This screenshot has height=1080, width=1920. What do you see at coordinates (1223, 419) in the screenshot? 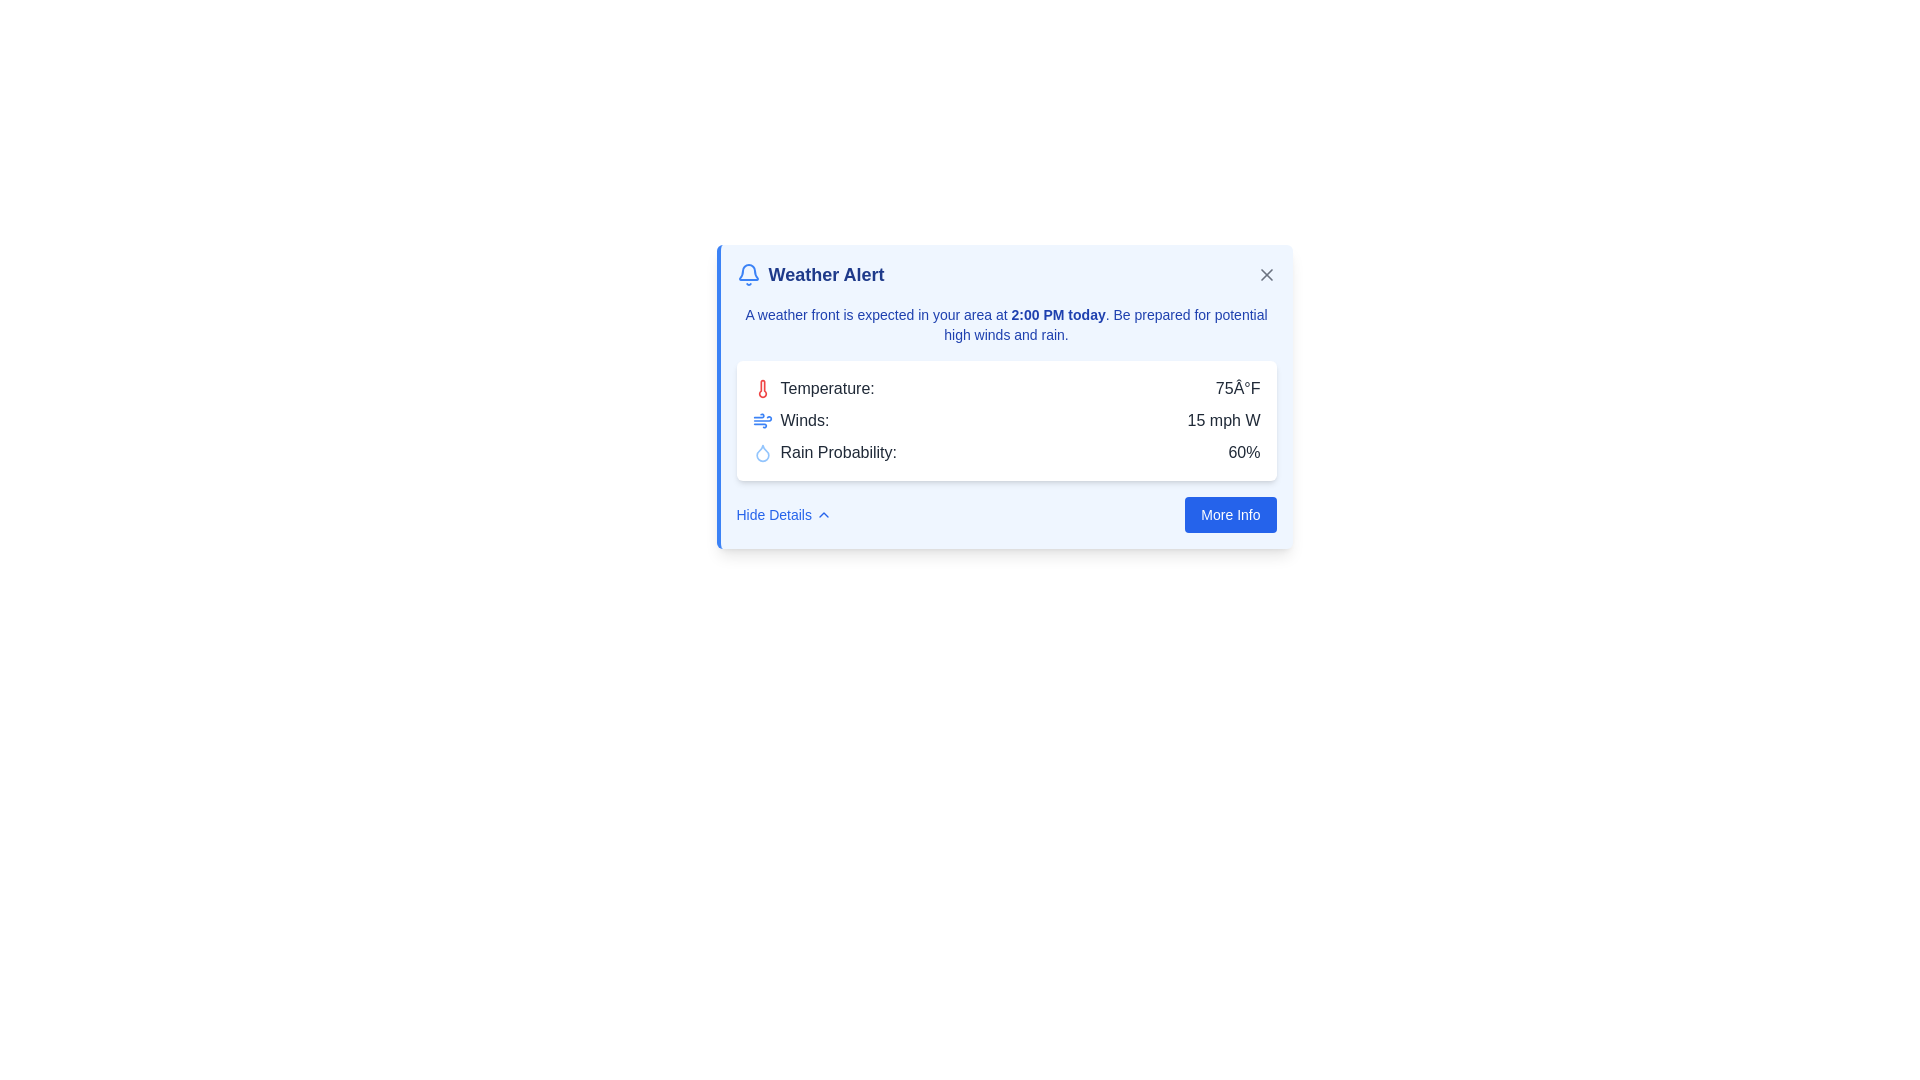
I see `the wind speed and direction text label located in the bottom-right section of the weather alert card, which displays information about wind conditions` at bounding box center [1223, 419].